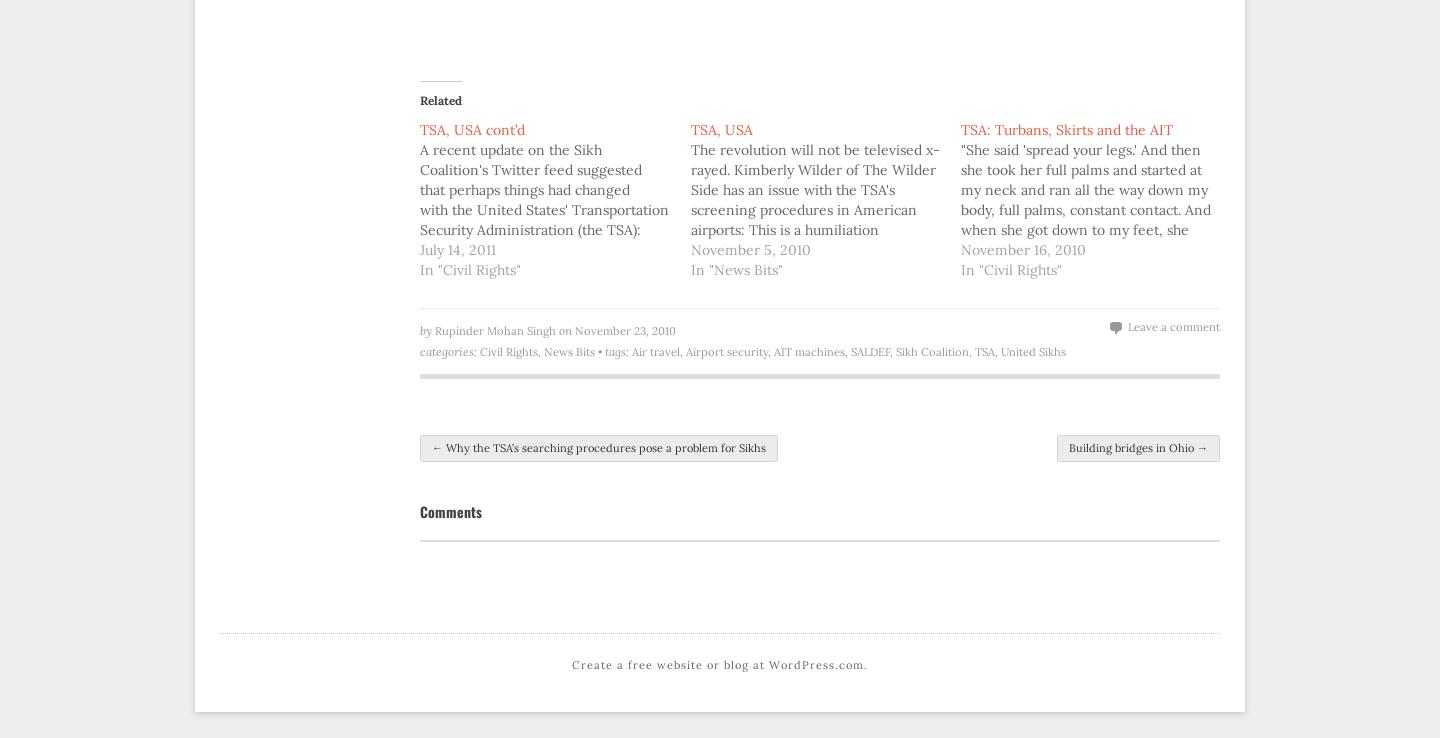 The image size is (1440, 738). Describe the element at coordinates (419, 453) in the screenshot. I see `'Post navigation'` at that location.